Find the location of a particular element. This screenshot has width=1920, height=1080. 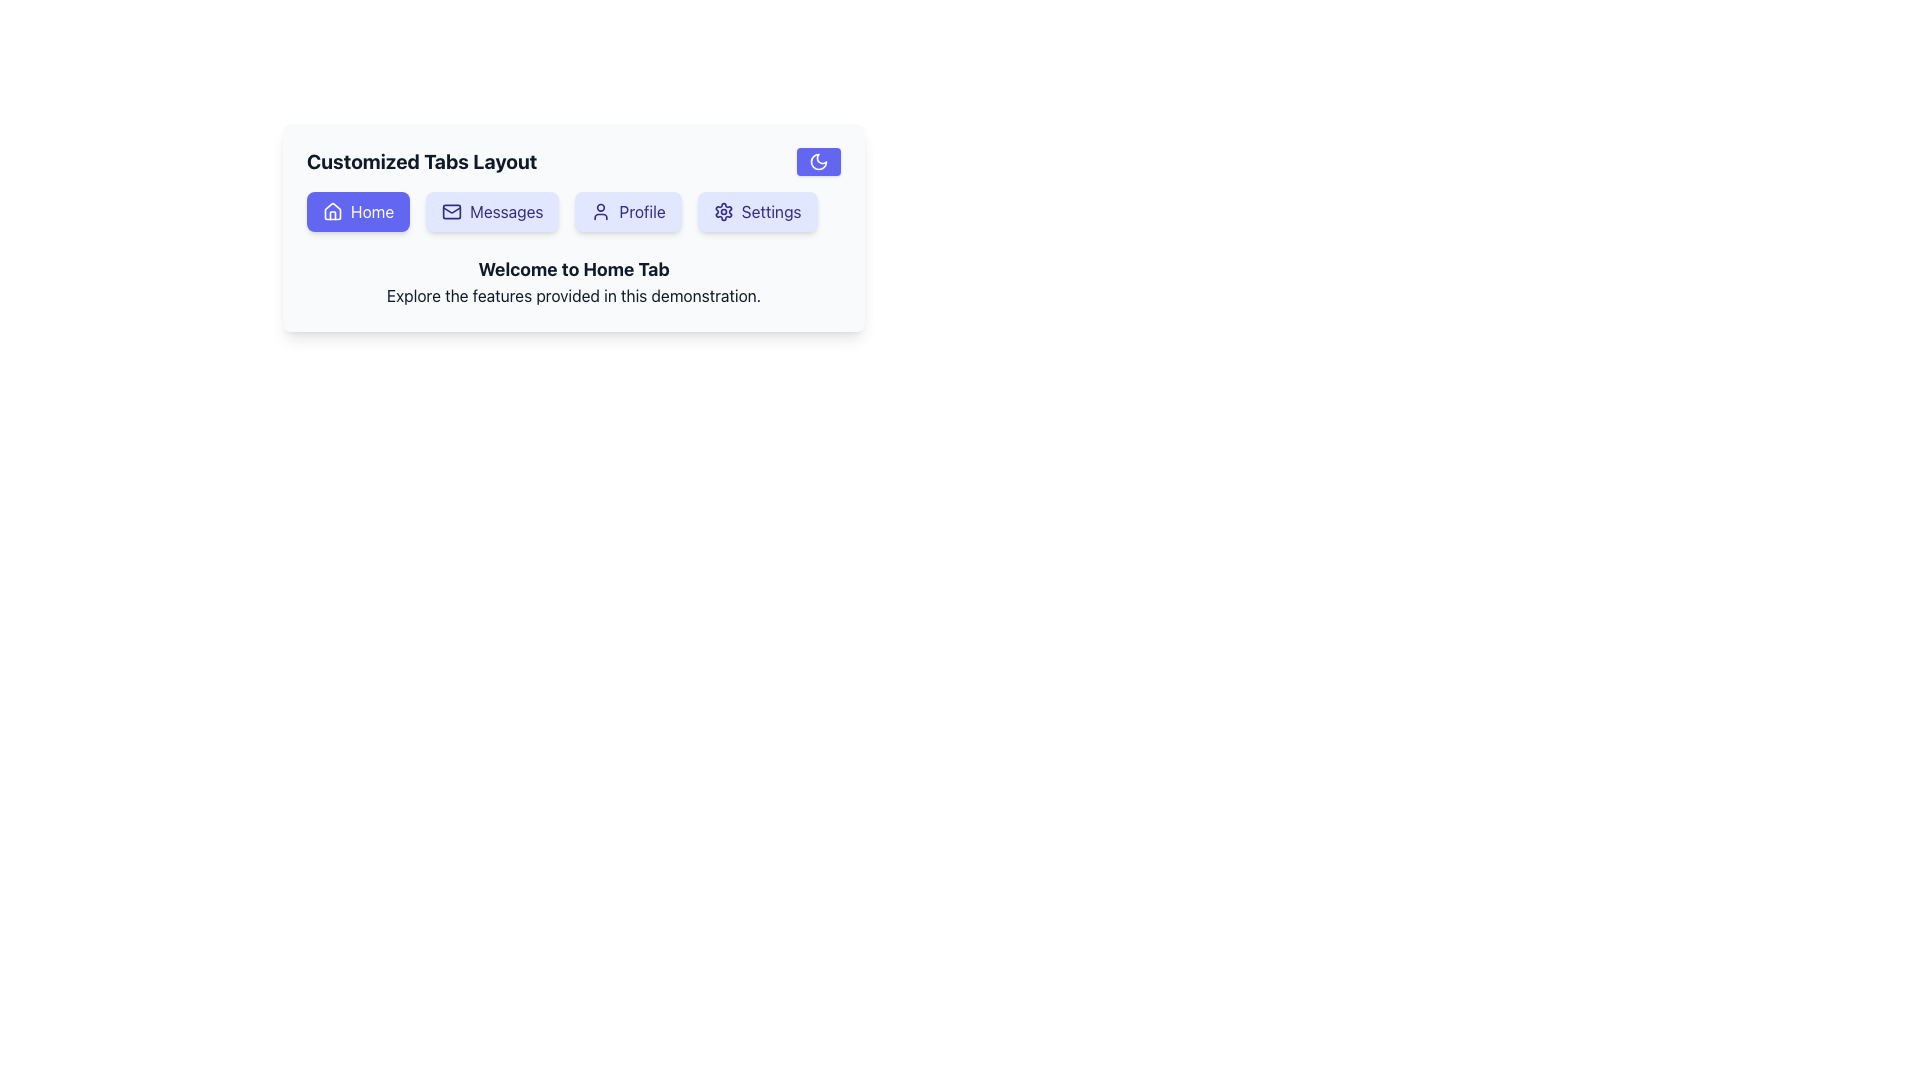

informational text block located at the bottom of the 'Home Tab' layout, which describes its features is located at coordinates (573, 281).